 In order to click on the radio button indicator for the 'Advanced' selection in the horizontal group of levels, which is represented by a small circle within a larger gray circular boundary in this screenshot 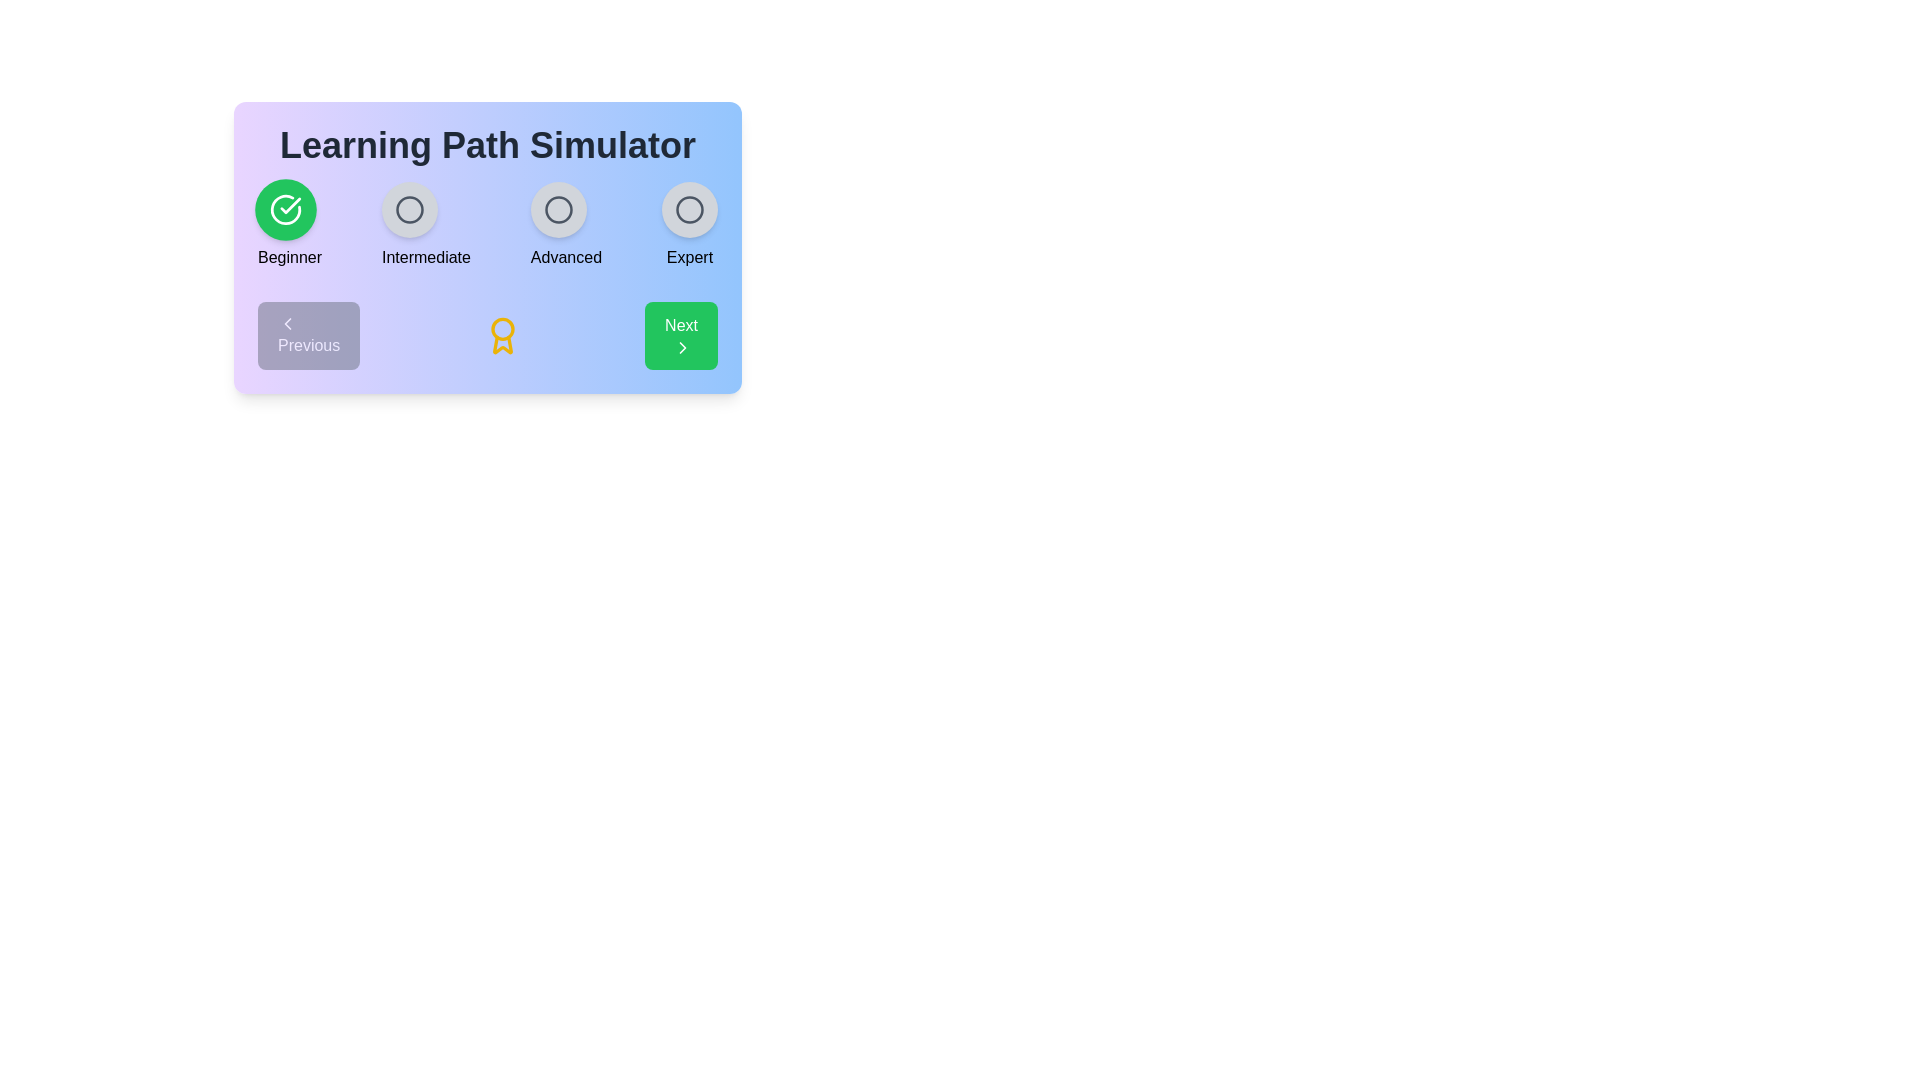, I will do `click(558, 209)`.